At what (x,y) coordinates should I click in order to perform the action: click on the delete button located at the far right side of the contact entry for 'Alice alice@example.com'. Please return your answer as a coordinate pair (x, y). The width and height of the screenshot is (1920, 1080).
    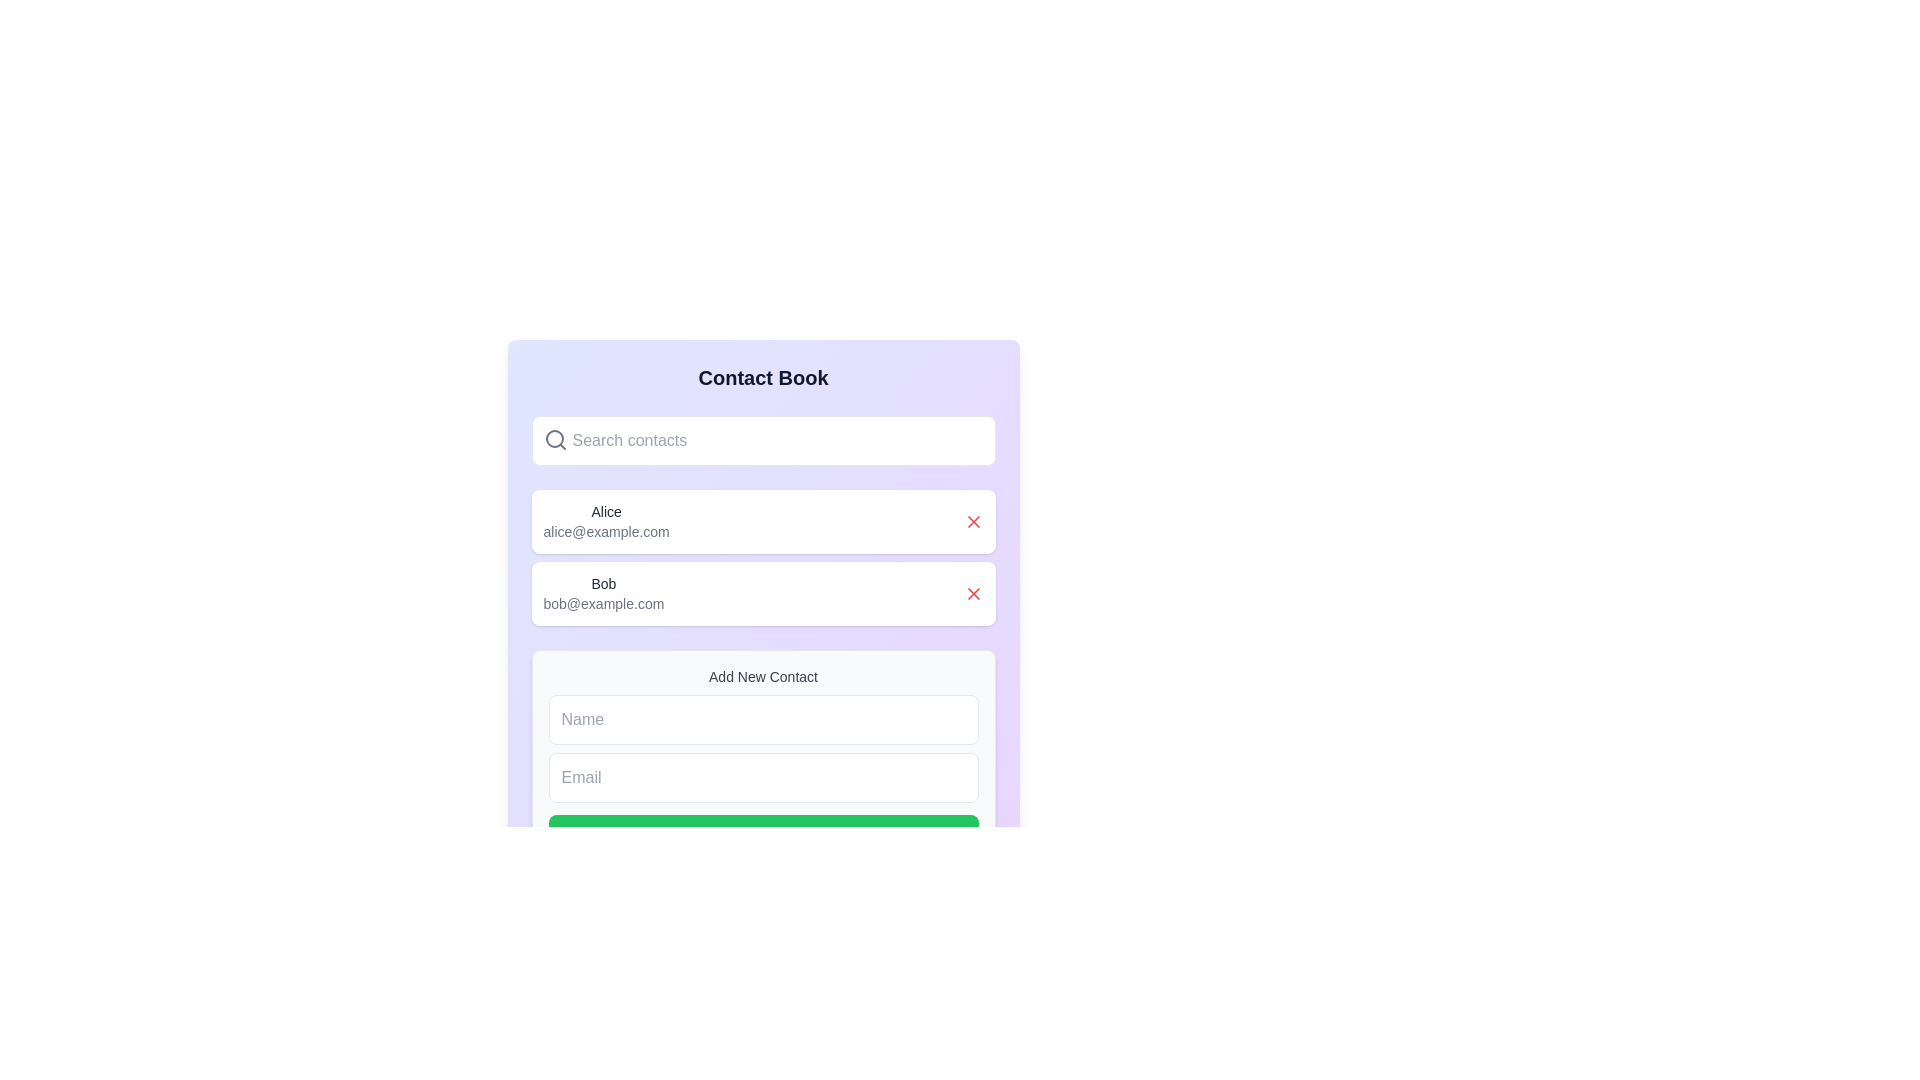
    Looking at the image, I should click on (973, 520).